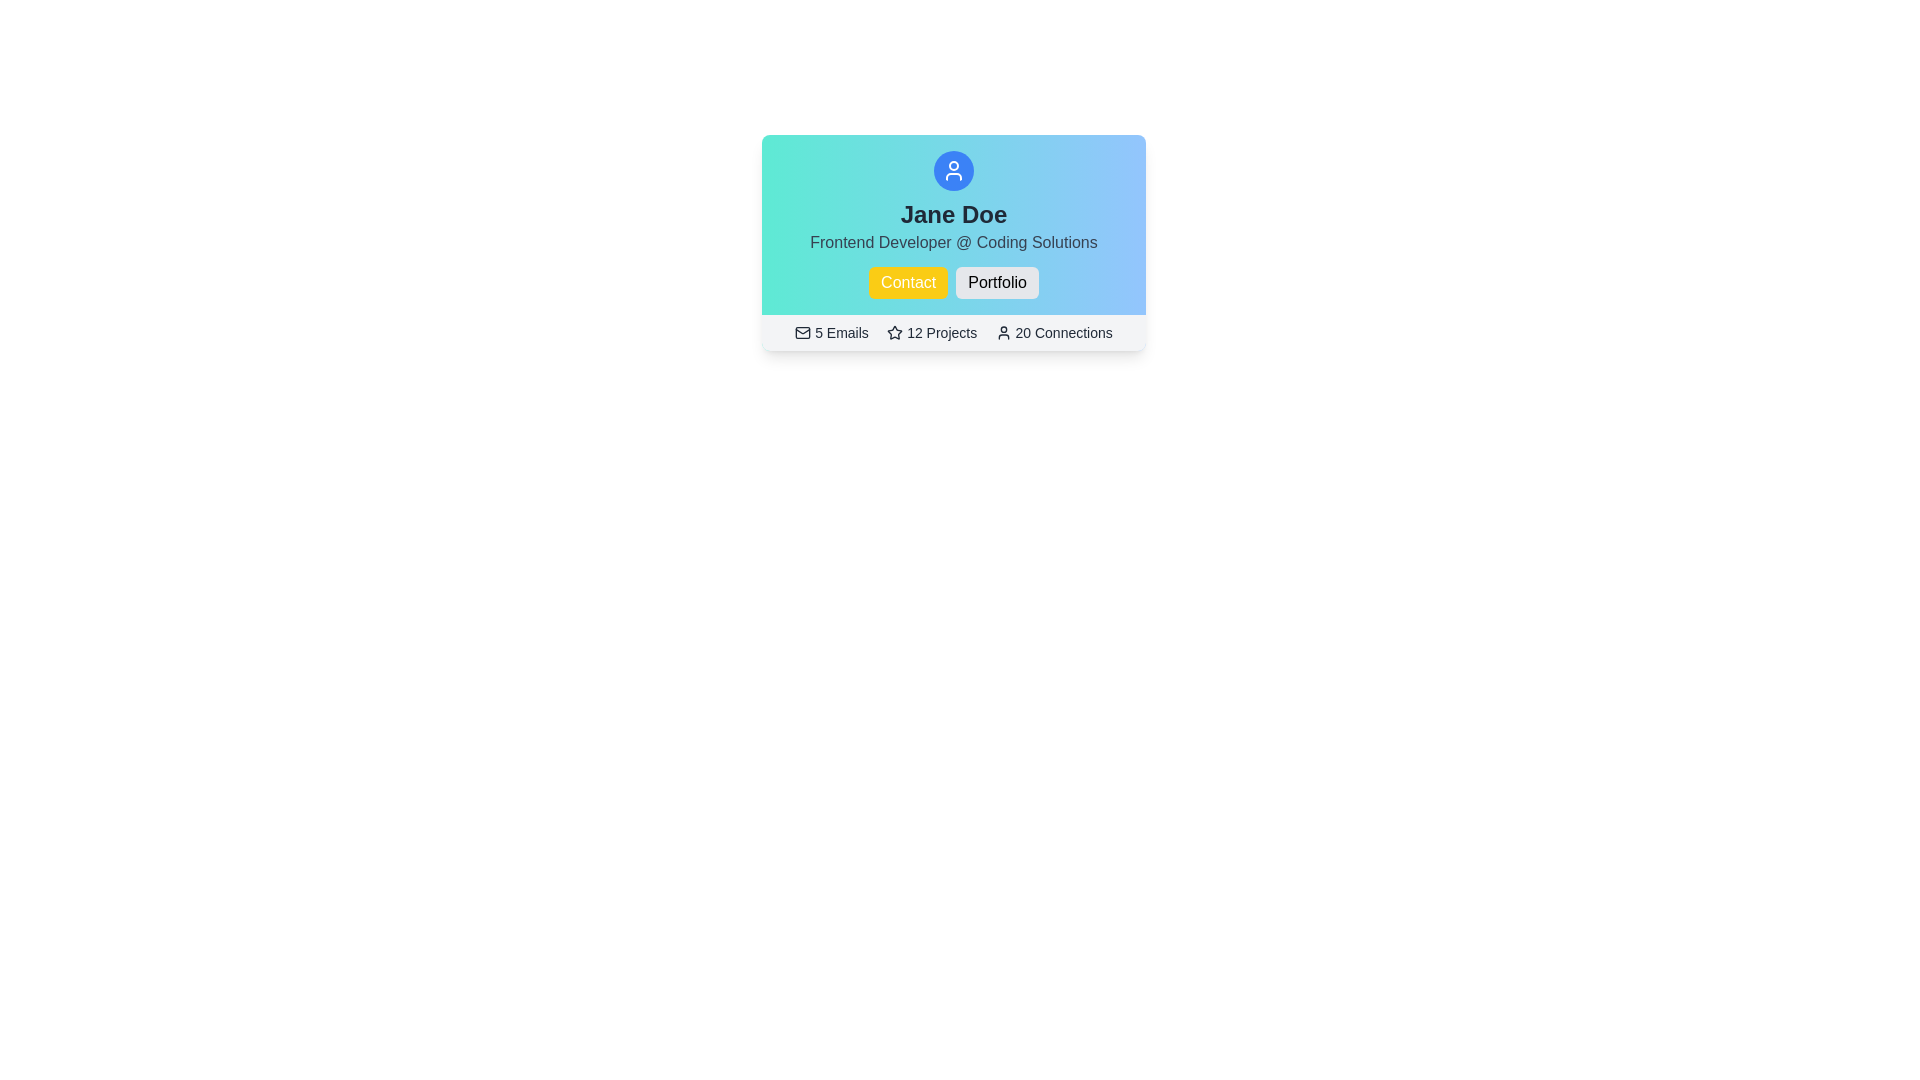  Describe the element at coordinates (953, 169) in the screenshot. I see `the circular user glyph icon with a blue background located above the name 'Jane Doe'` at that location.